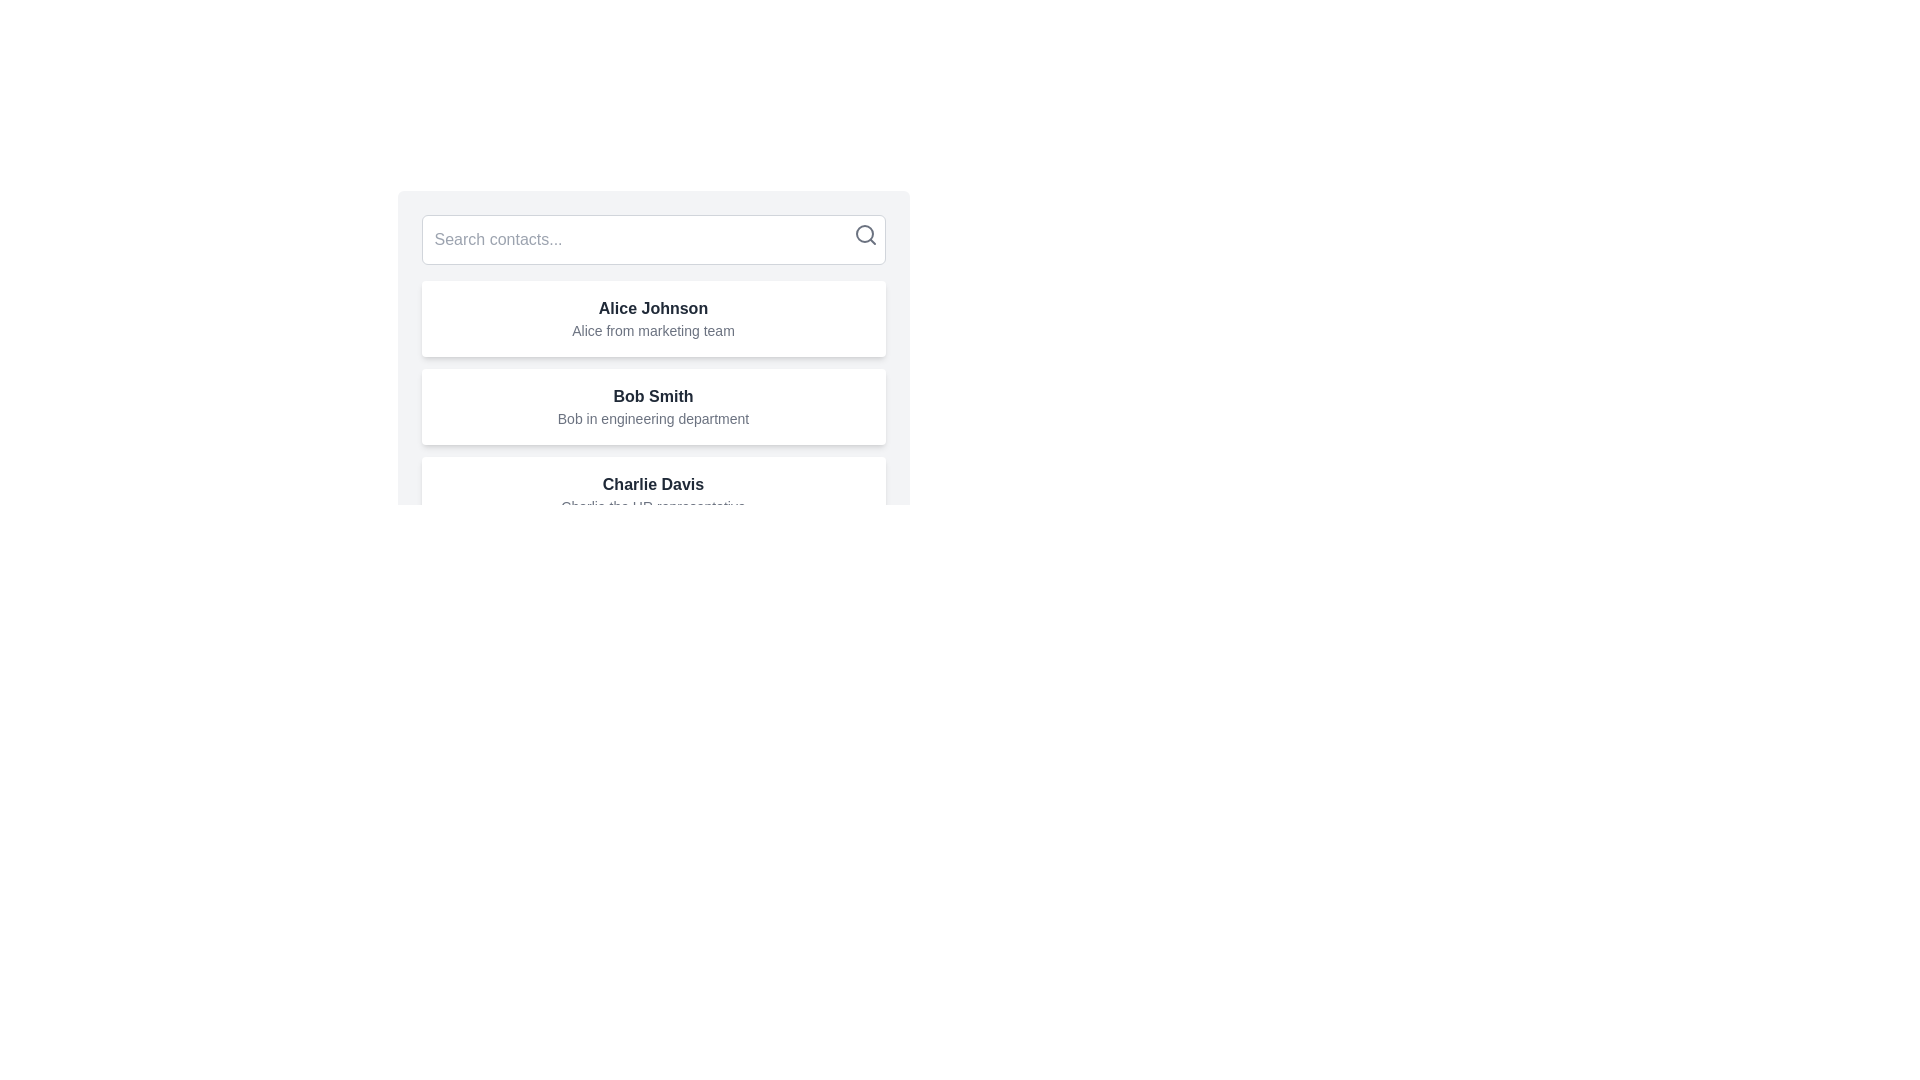 The width and height of the screenshot is (1920, 1080). What do you see at coordinates (865, 234) in the screenshot?
I see `the search icon located at the top-right corner of the search bar` at bounding box center [865, 234].